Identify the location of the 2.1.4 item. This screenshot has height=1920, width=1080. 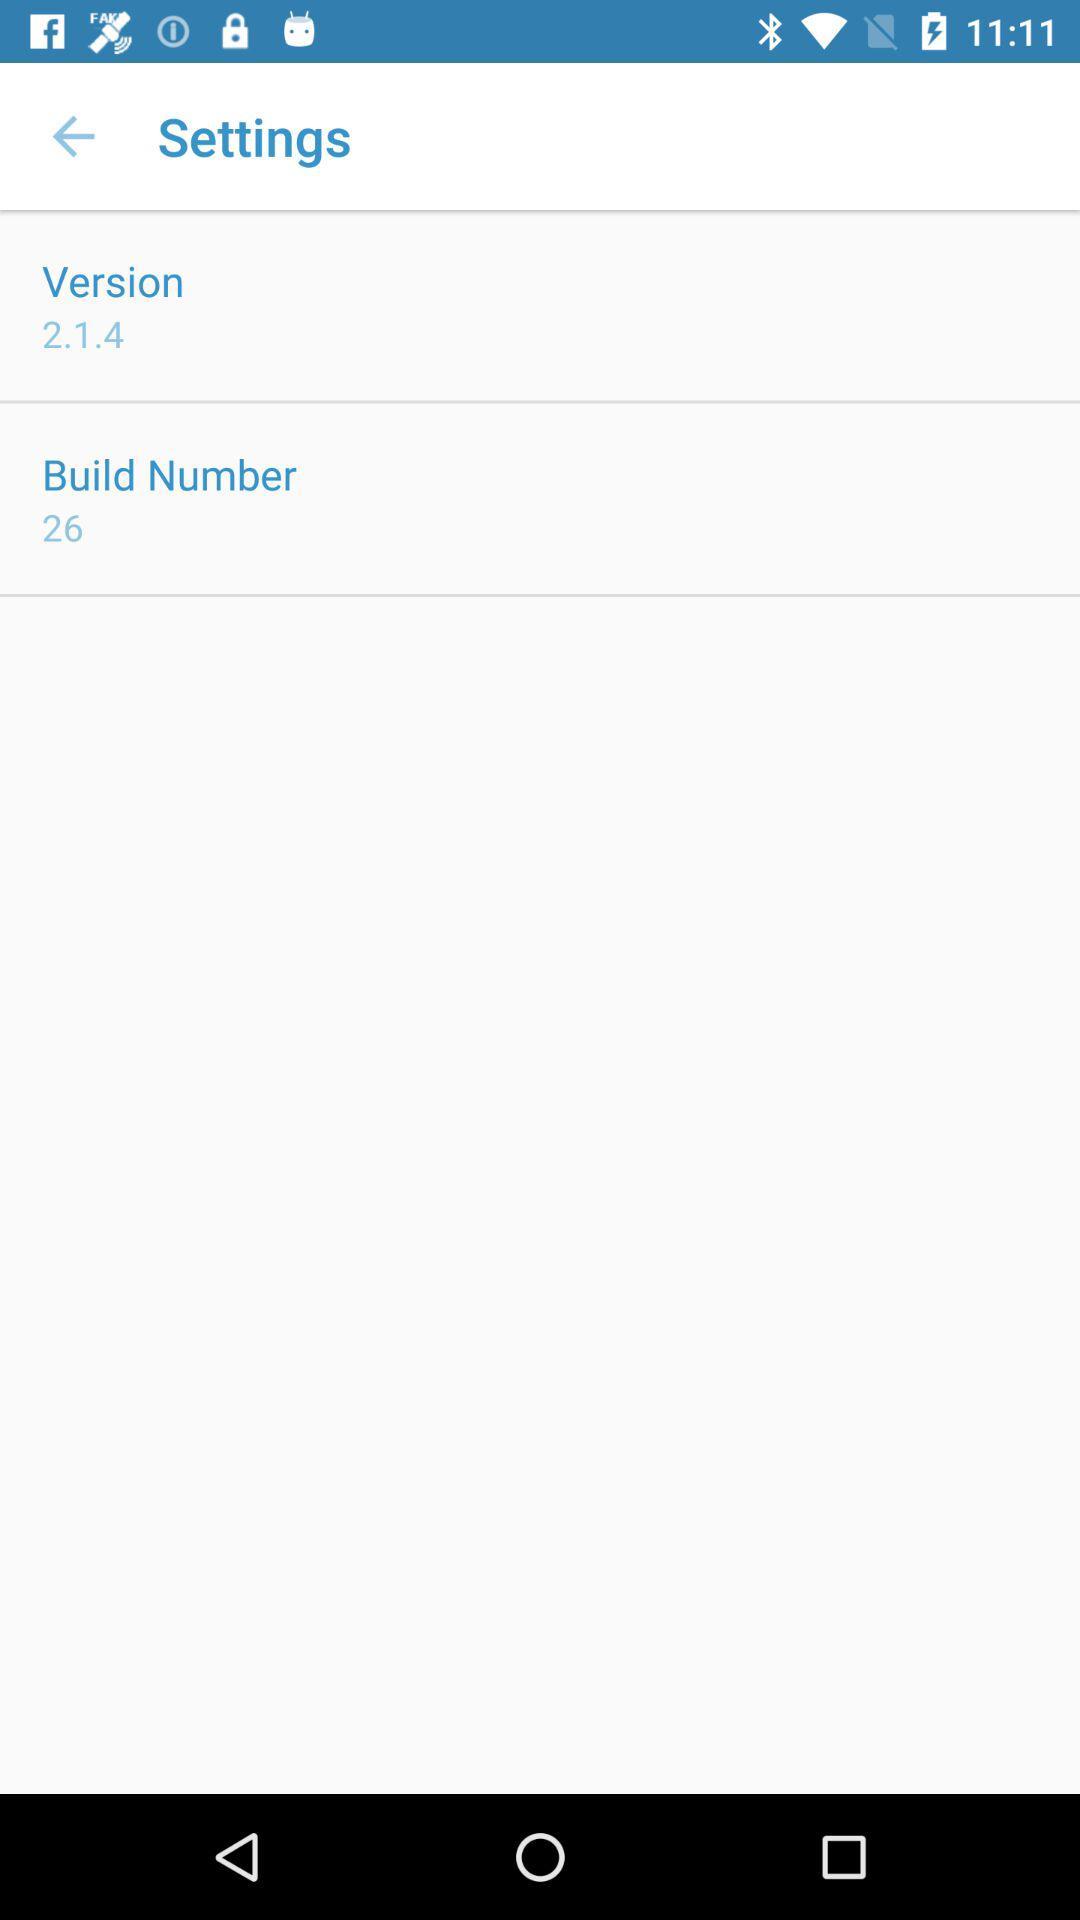
(82, 333).